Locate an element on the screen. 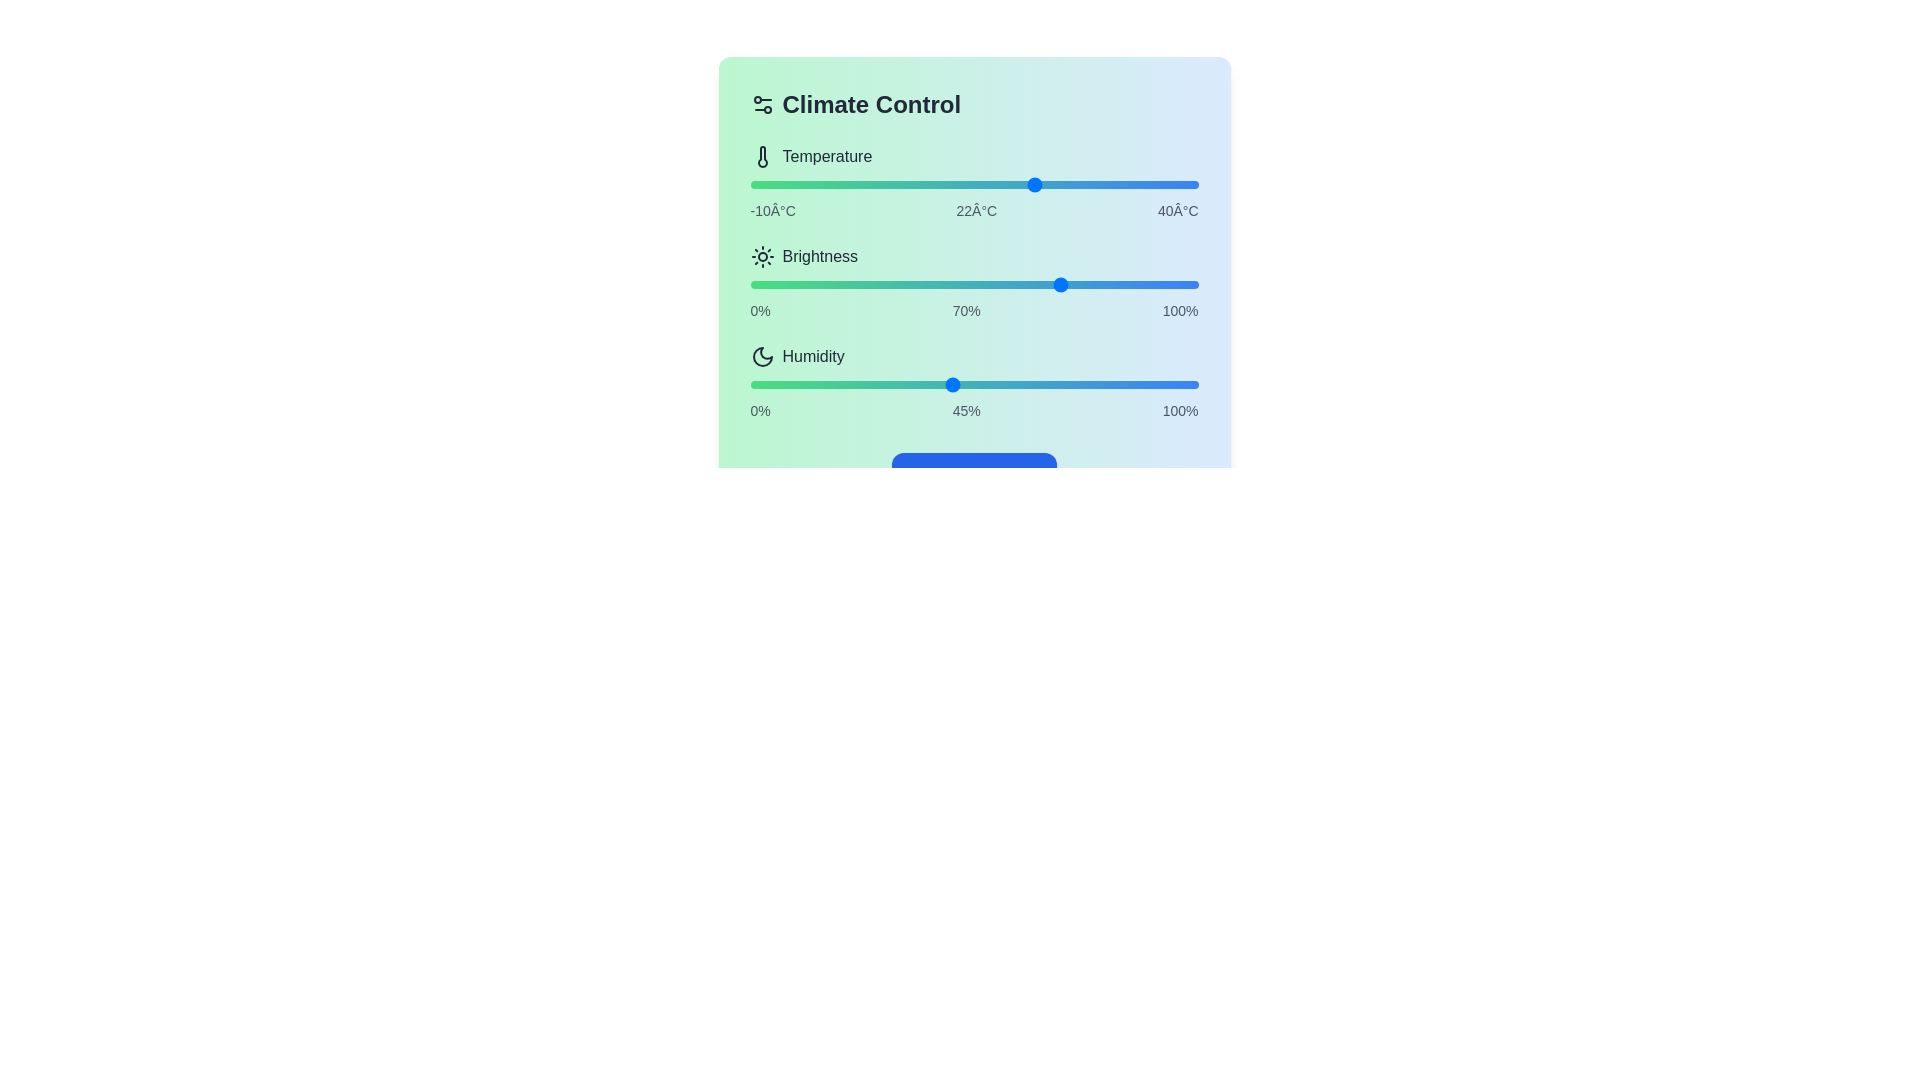  the brightness is located at coordinates (804, 285).